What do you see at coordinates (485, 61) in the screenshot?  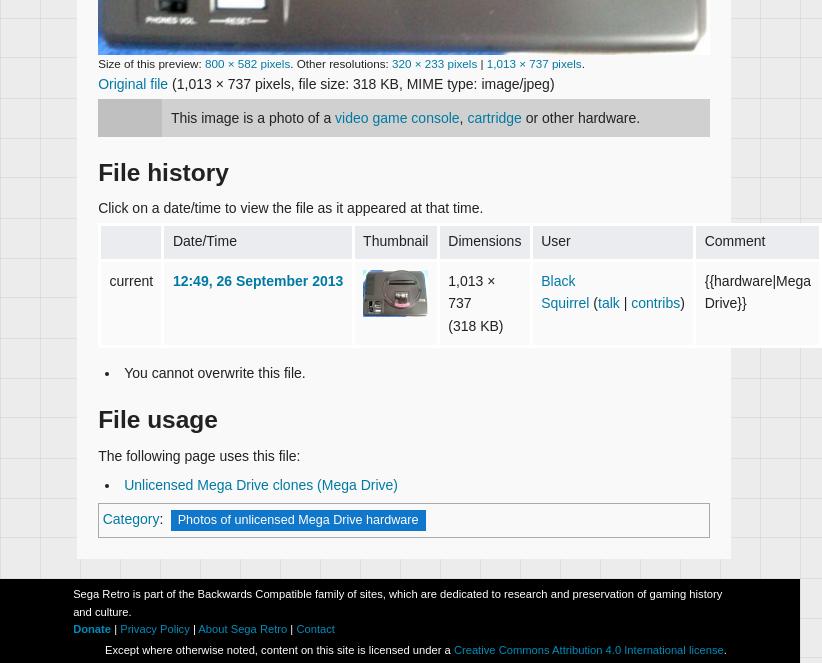 I see `'1,013 × 737 pixels'` at bounding box center [485, 61].